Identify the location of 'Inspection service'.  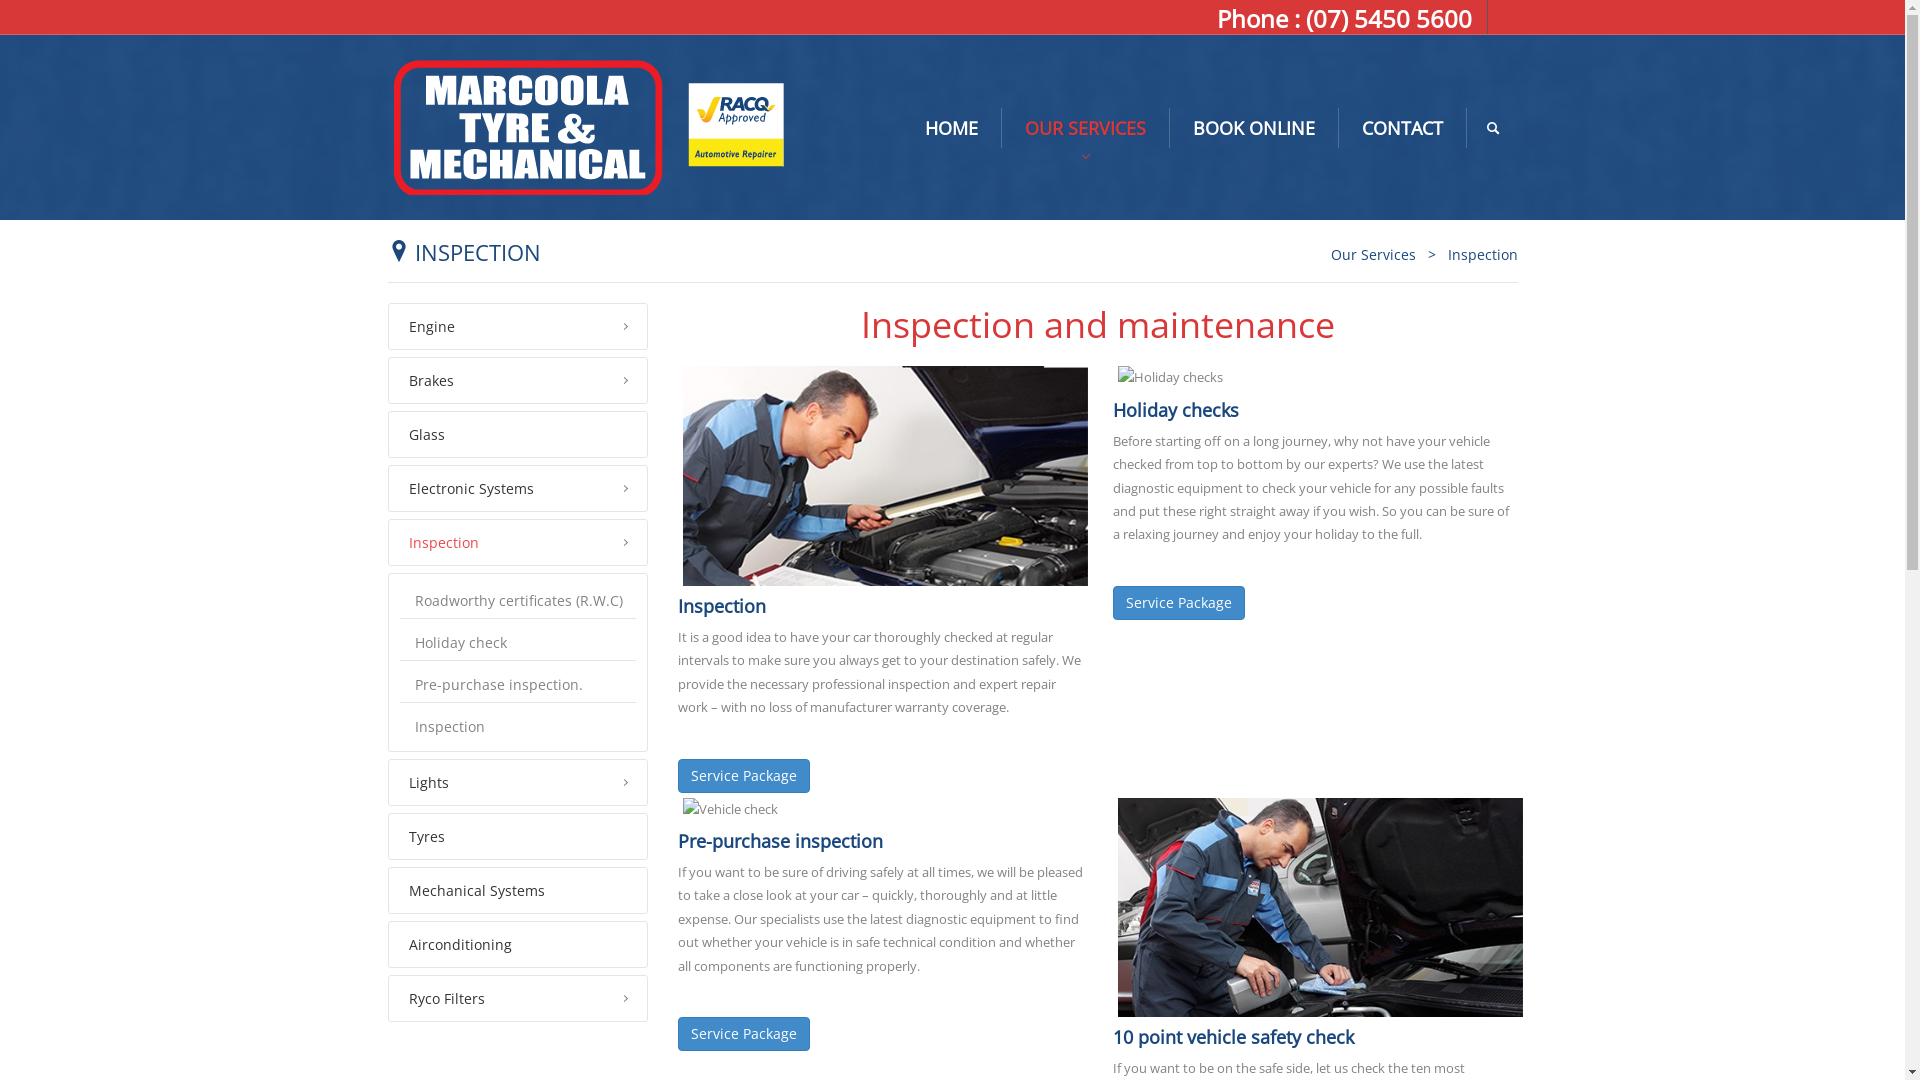
(883, 475).